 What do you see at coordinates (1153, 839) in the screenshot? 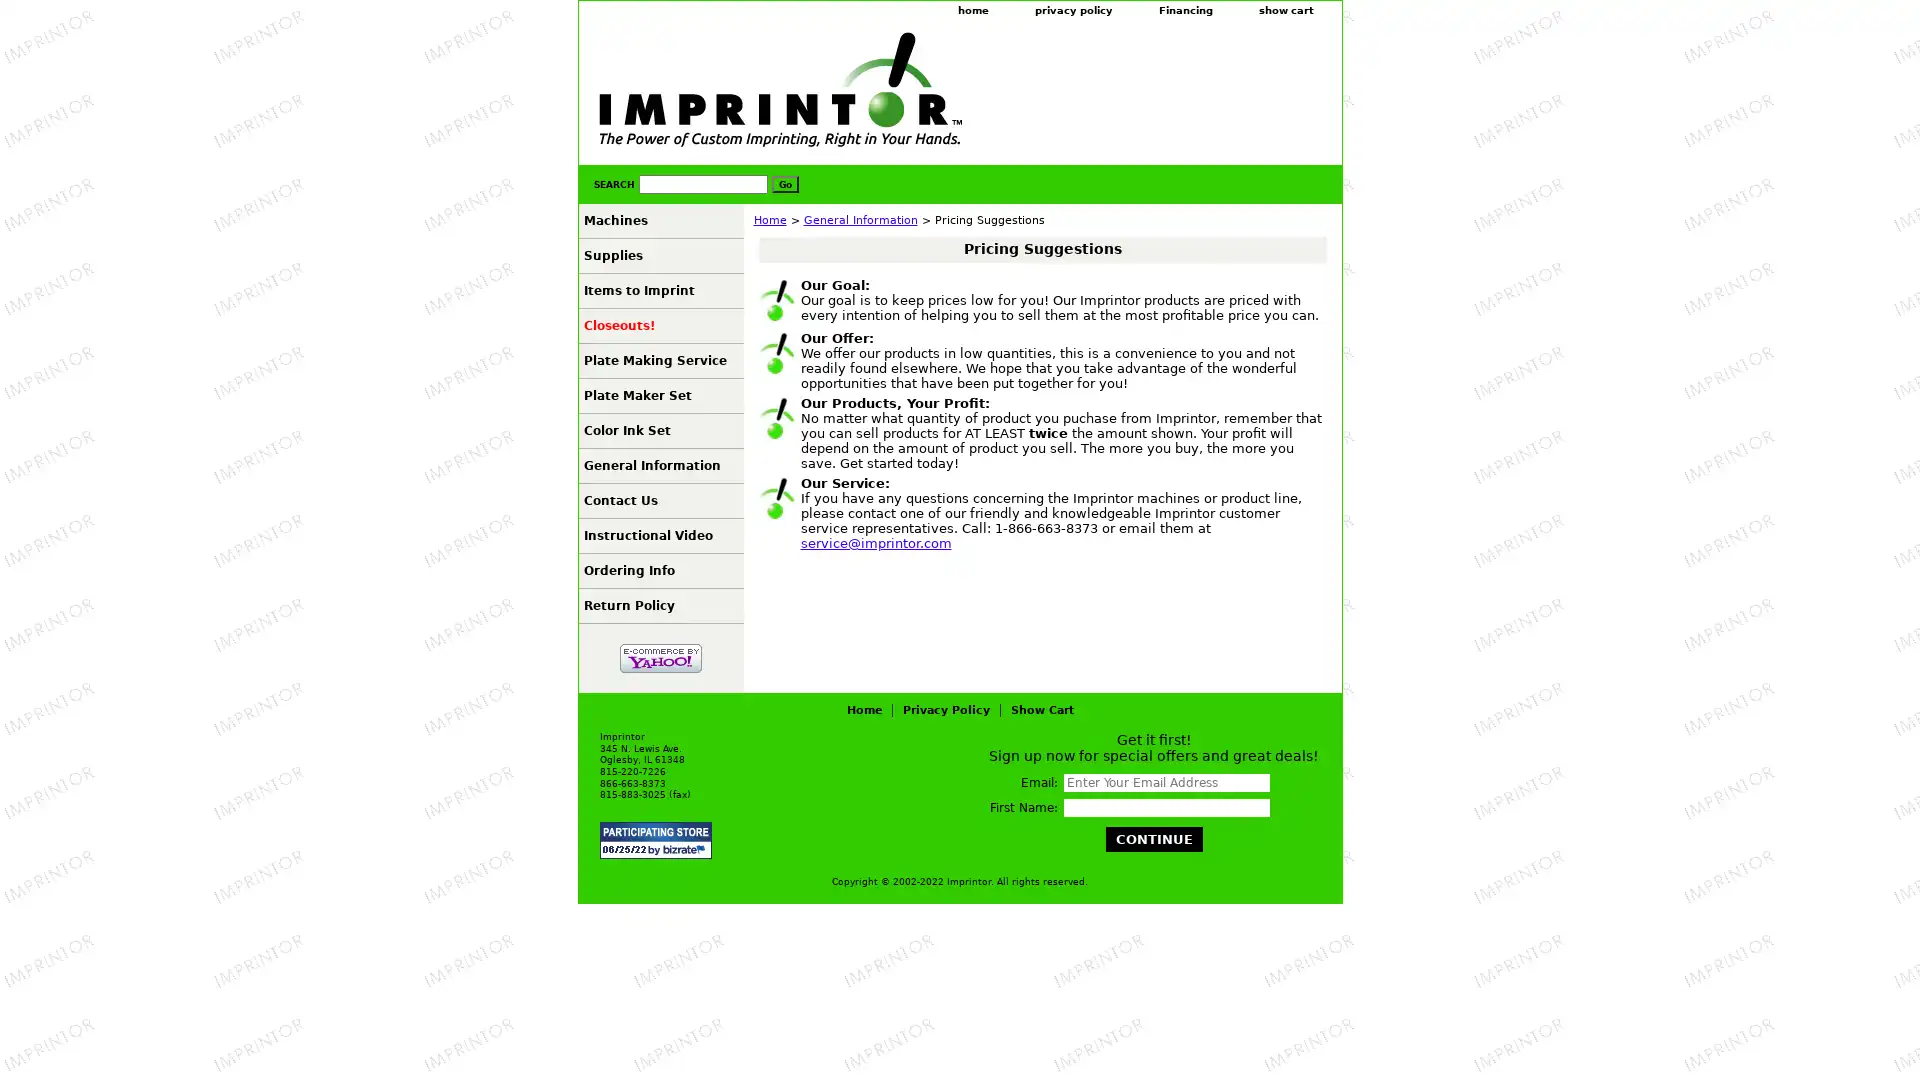
I see `Continue` at bounding box center [1153, 839].